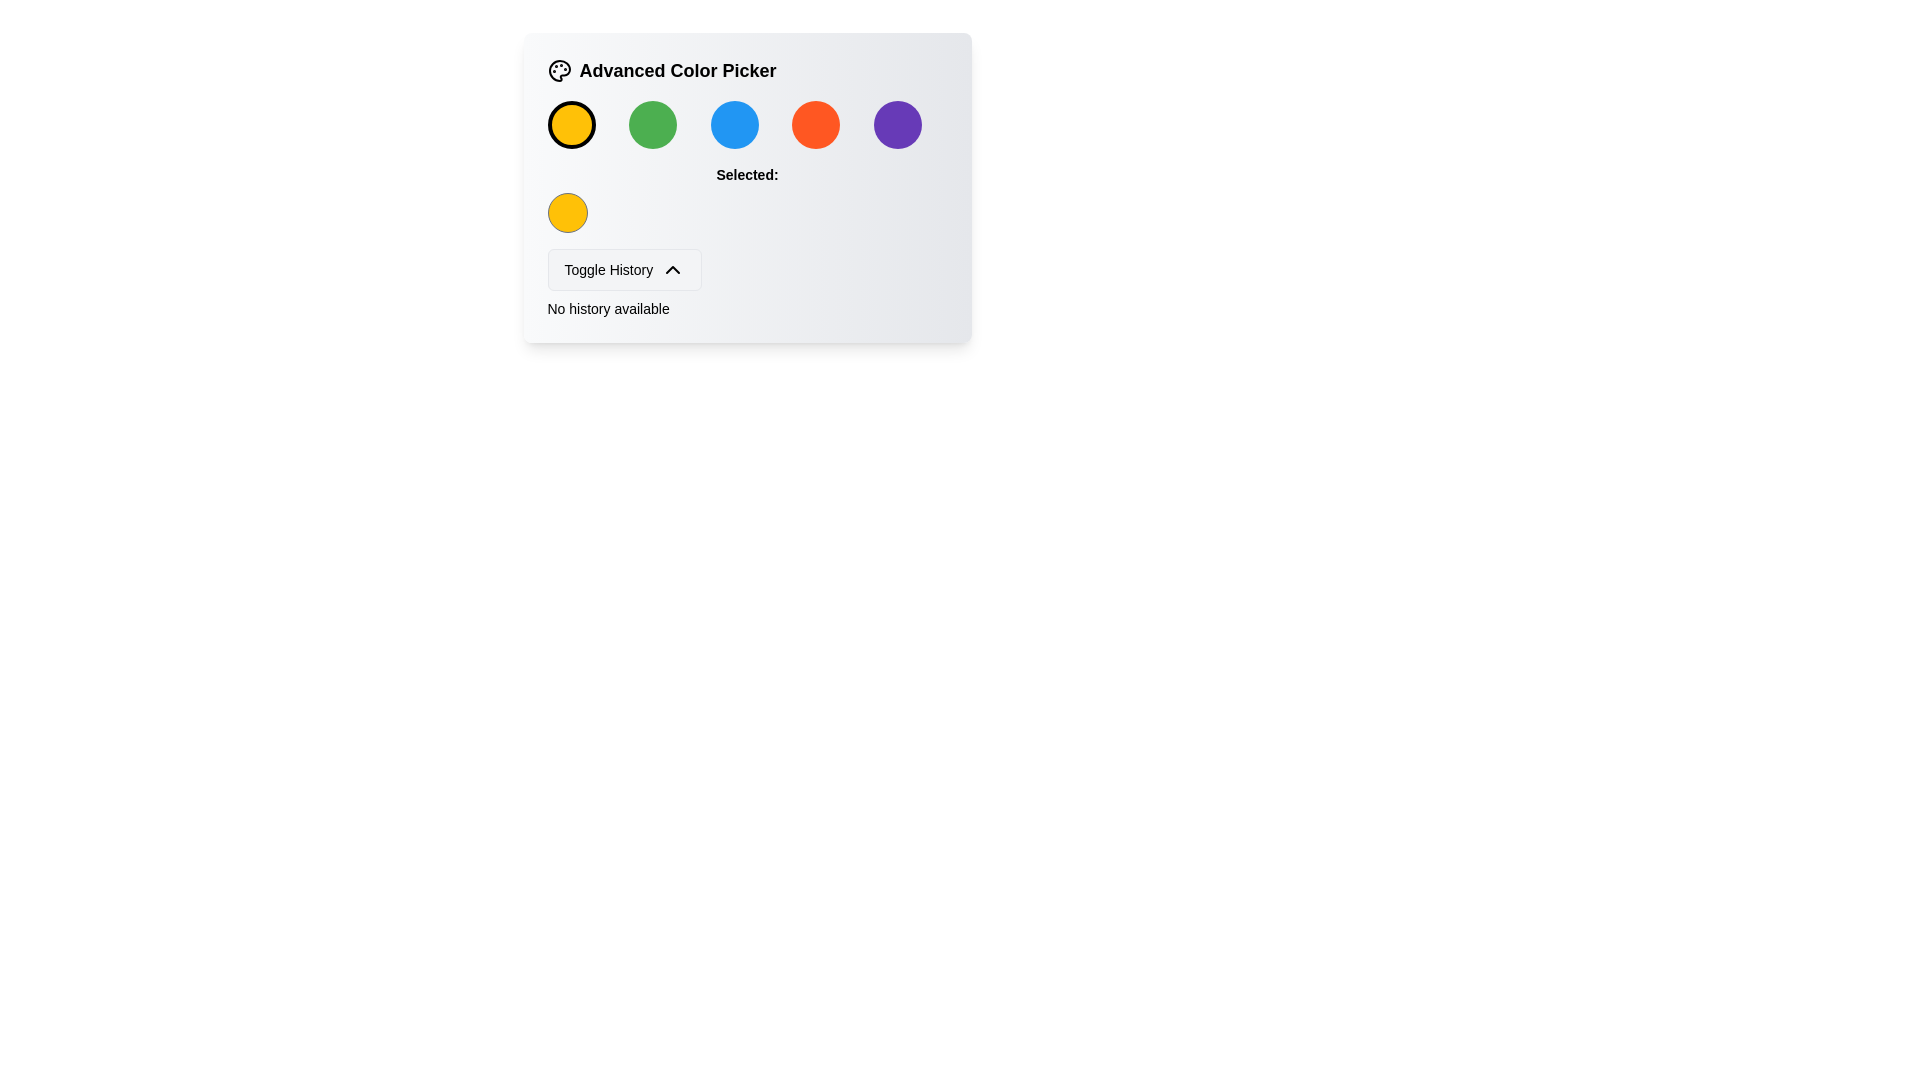 The height and width of the screenshot is (1080, 1920). Describe the element at coordinates (653, 124) in the screenshot. I see `the green circular button, which is the second button in a row of five` at that location.